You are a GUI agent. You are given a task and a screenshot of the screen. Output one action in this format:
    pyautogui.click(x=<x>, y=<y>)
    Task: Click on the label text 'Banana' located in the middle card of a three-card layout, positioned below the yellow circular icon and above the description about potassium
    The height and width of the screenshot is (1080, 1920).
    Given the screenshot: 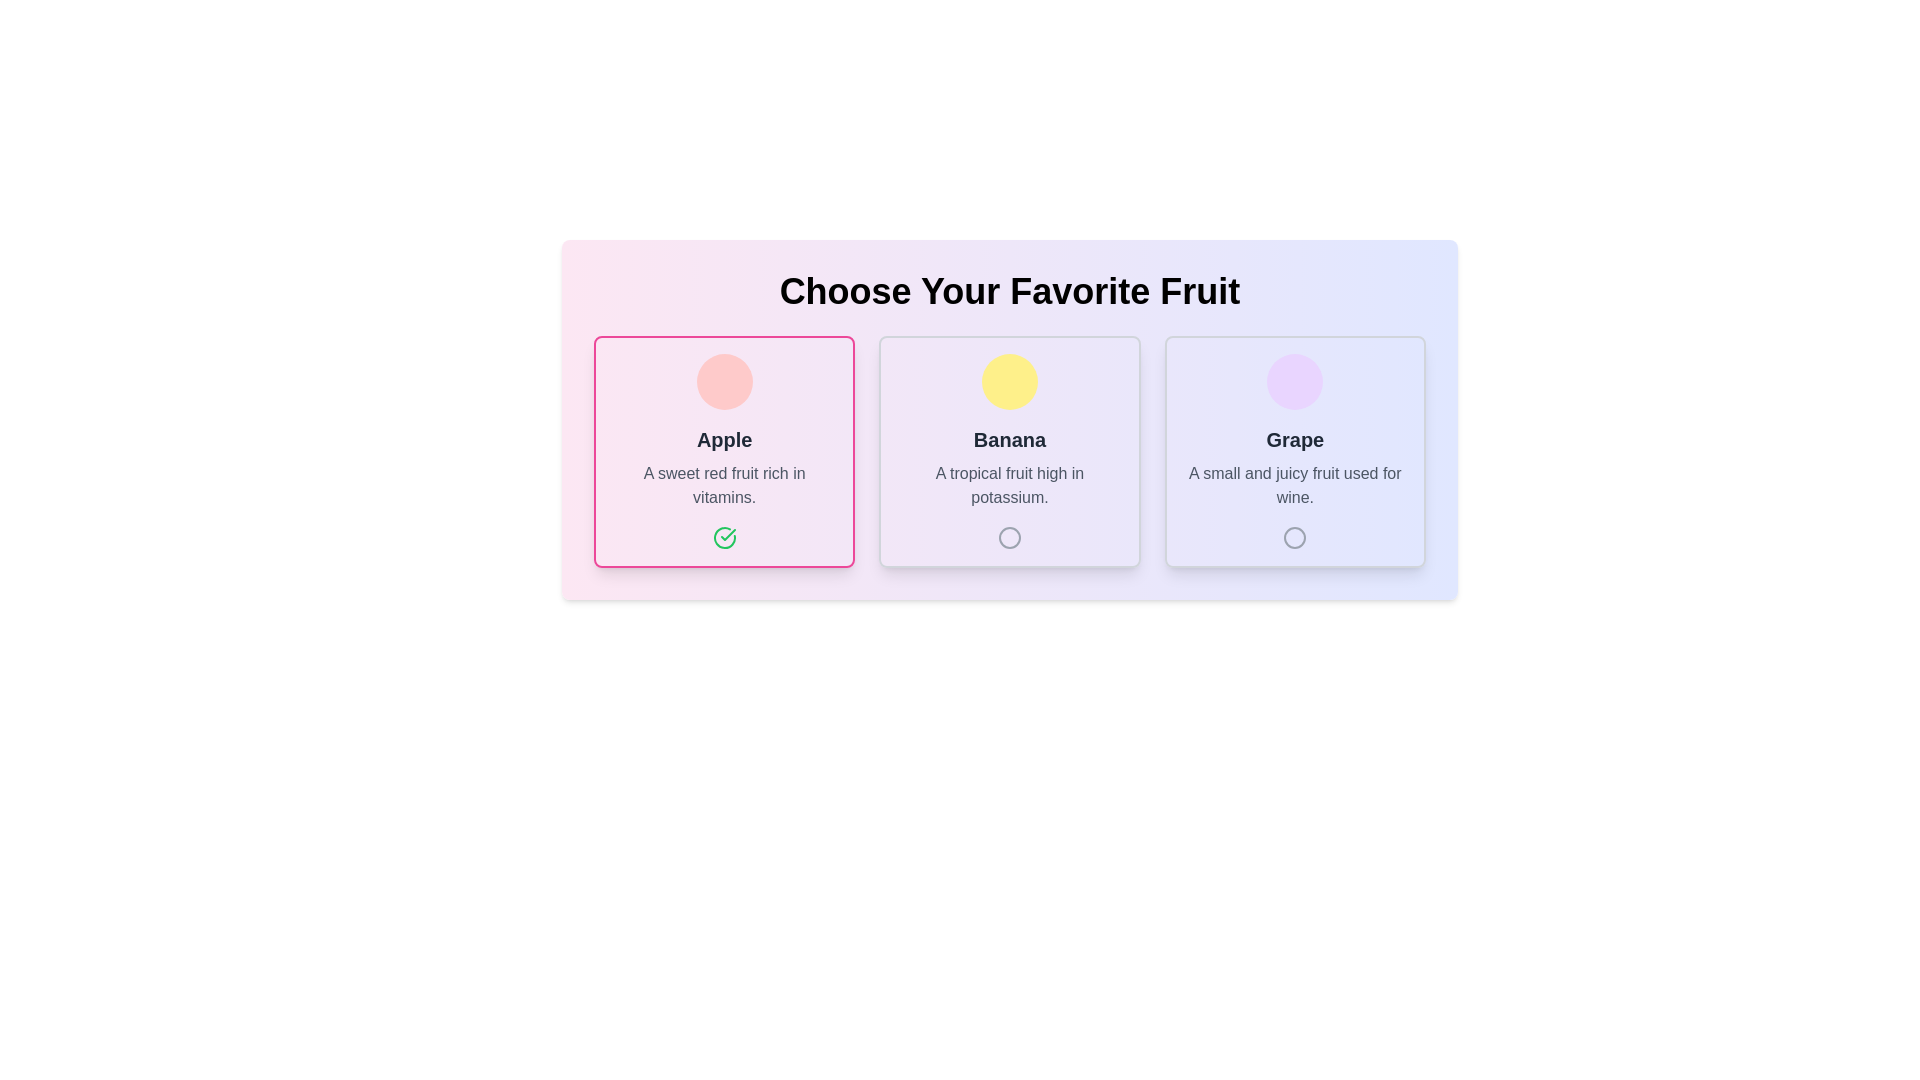 What is the action you would take?
    pyautogui.click(x=1009, y=438)
    